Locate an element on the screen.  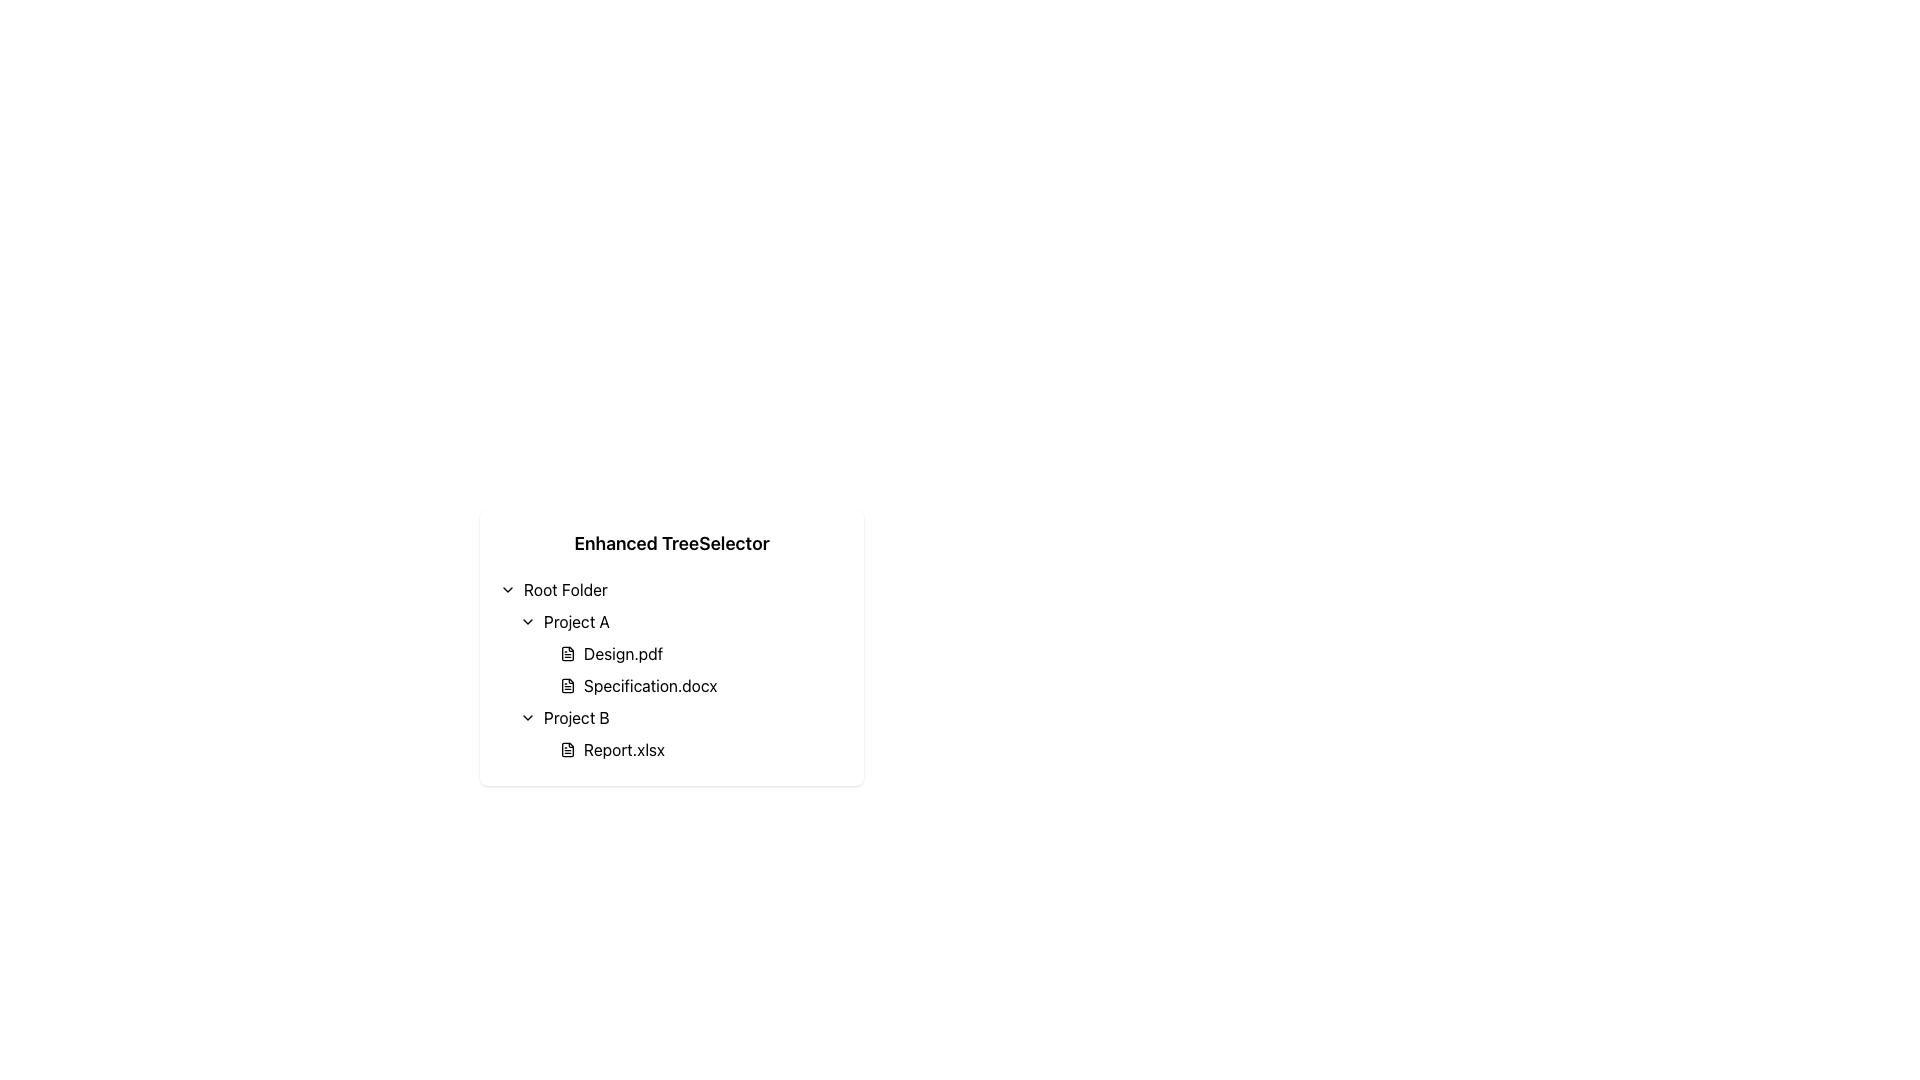
the downward-facing chevron SVG icon is located at coordinates (528, 620).